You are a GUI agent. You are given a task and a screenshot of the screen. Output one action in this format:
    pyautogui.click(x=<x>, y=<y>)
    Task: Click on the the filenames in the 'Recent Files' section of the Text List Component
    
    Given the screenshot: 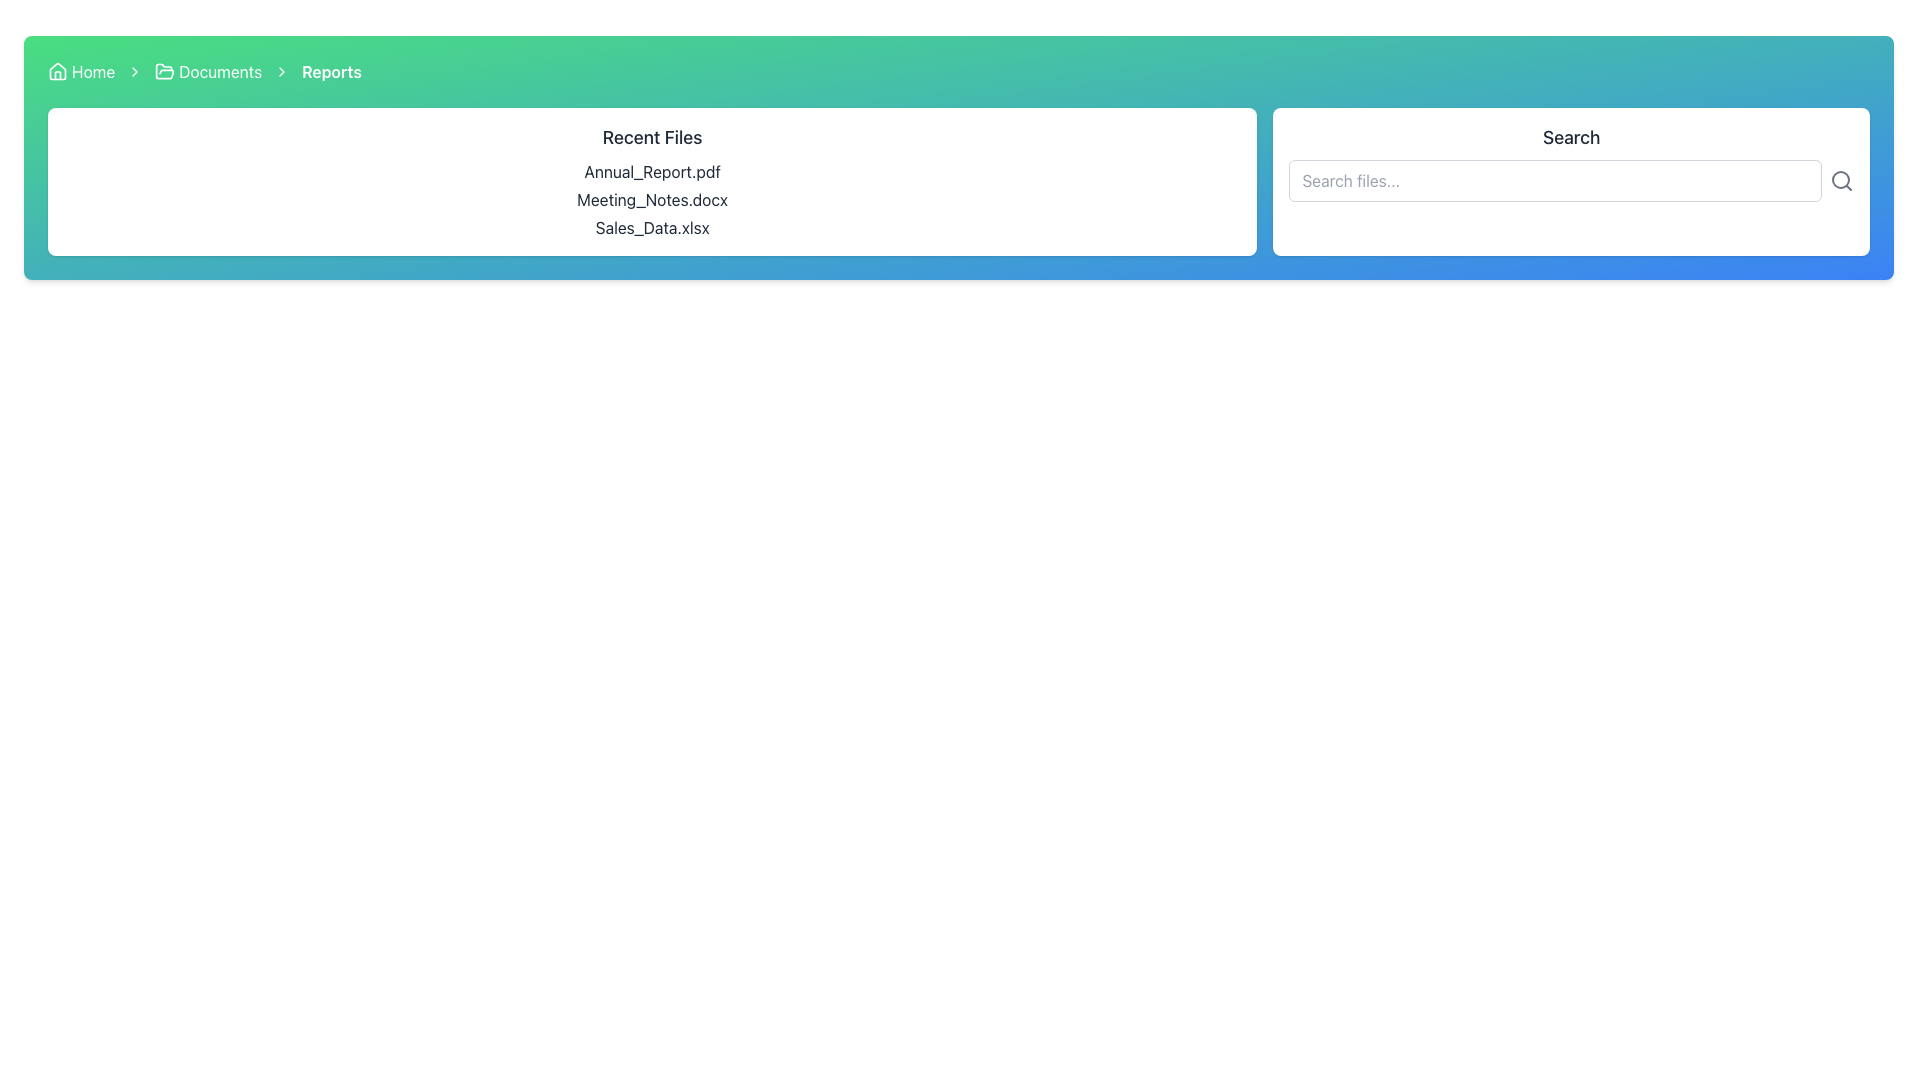 What is the action you would take?
    pyautogui.click(x=652, y=200)
    